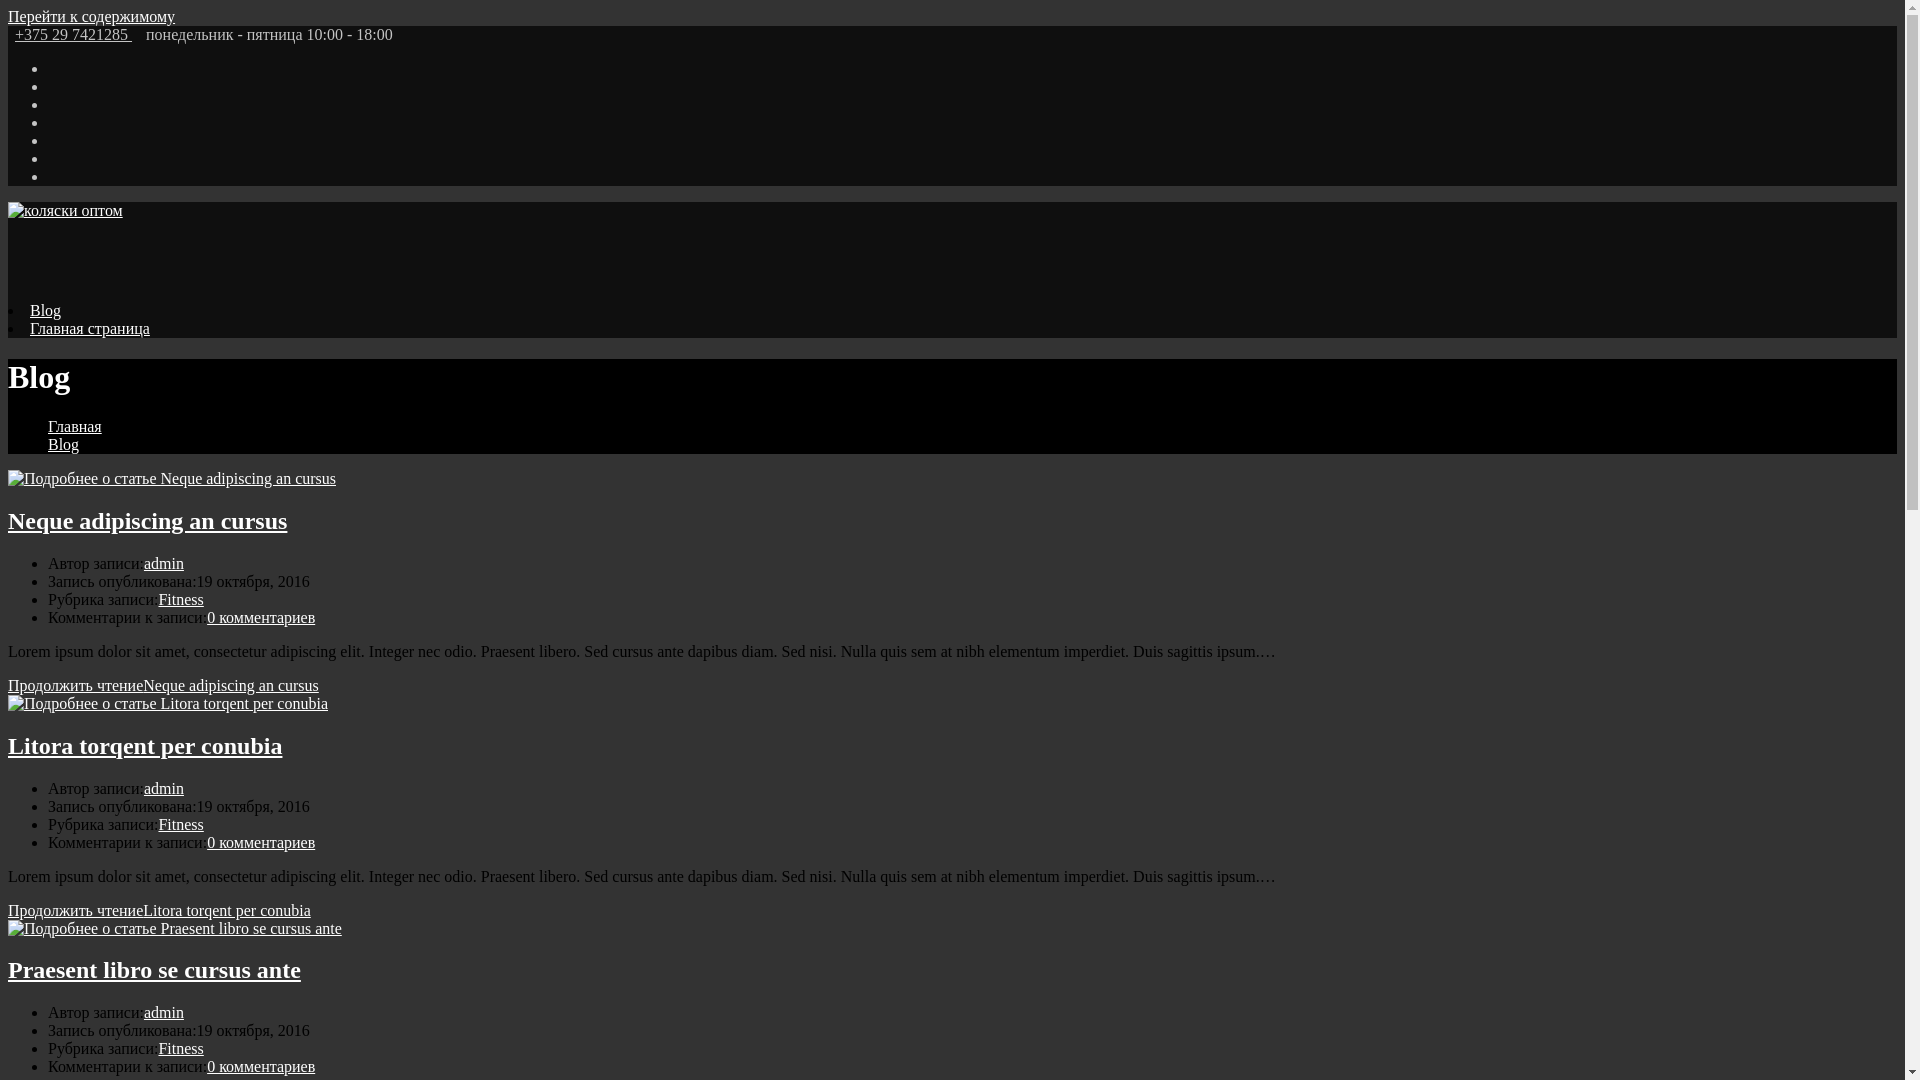 The image size is (1920, 1080). What do you see at coordinates (48, 443) in the screenshot?
I see `'Blog'` at bounding box center [48, 443].